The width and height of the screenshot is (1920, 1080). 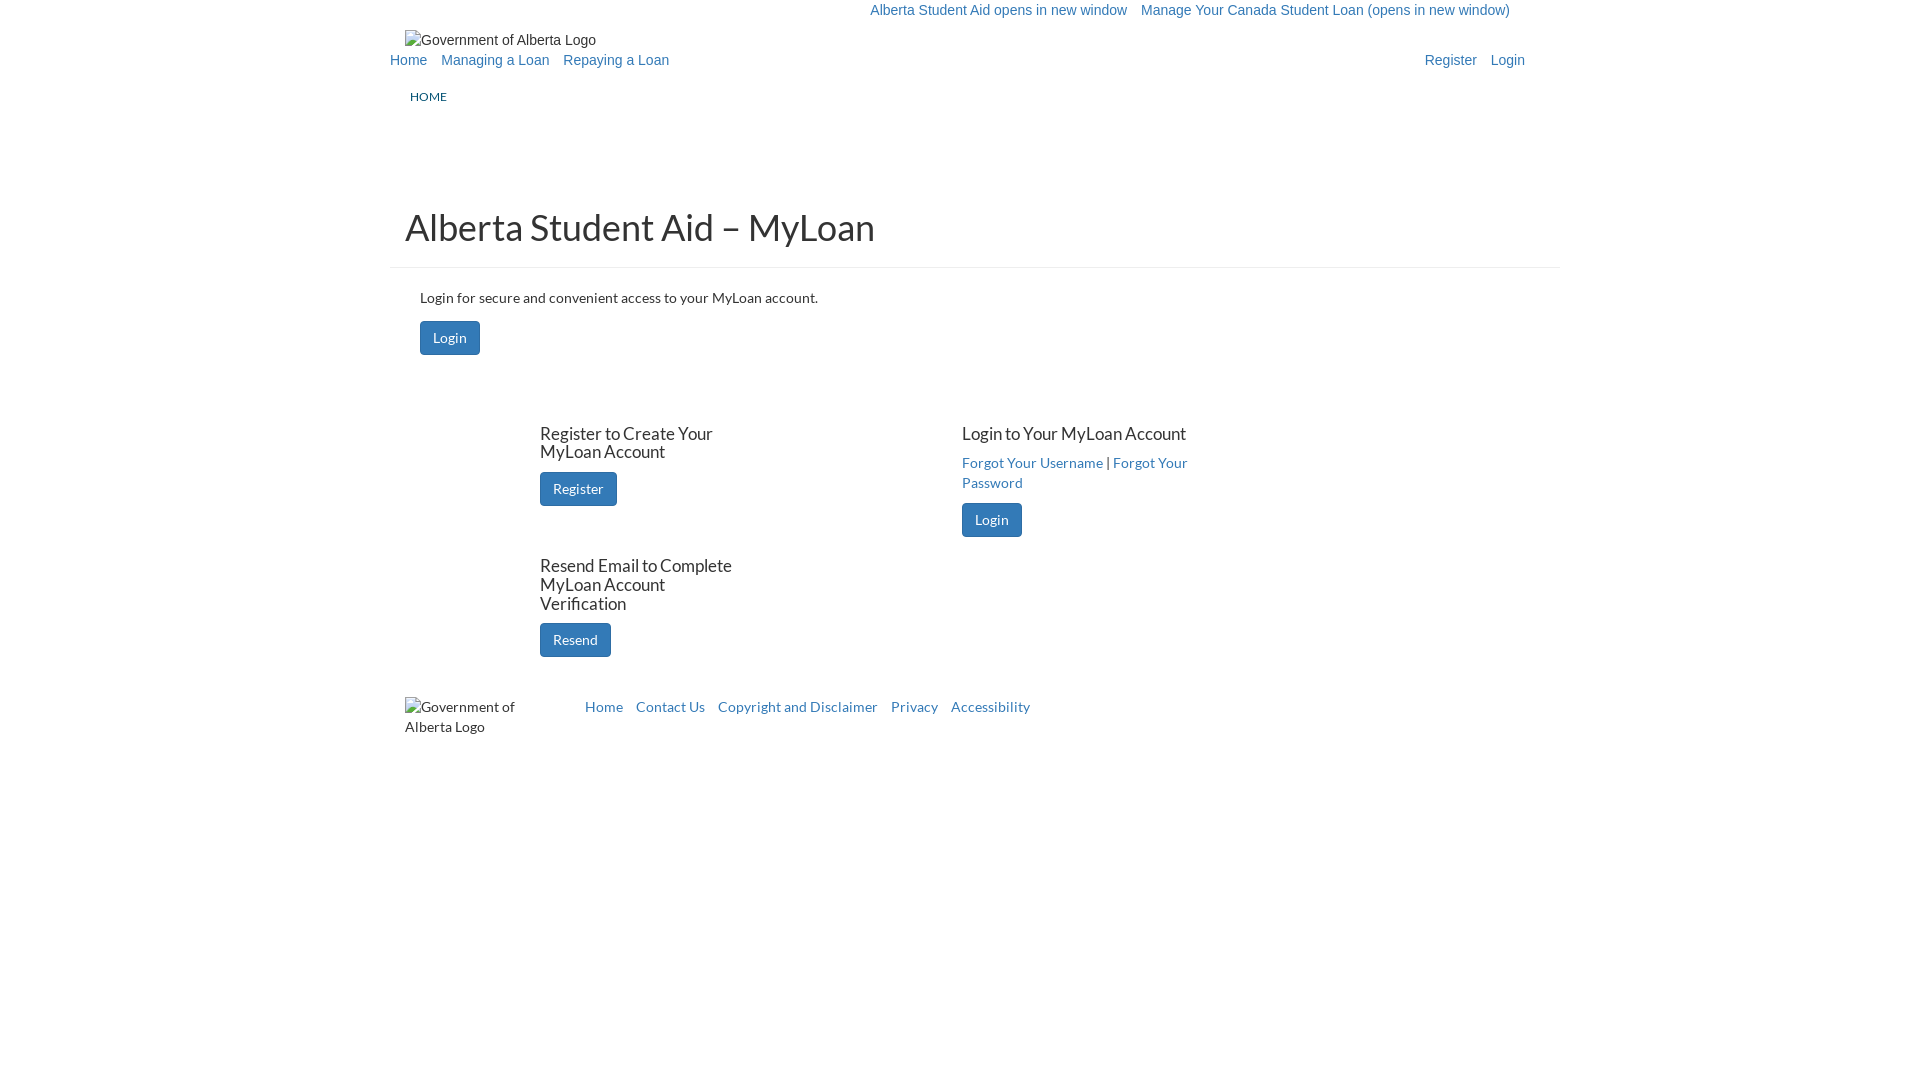 What do you see at coordinates (1032, 462) in the screenshot?
I see `'Forgot Your Username'` at bounding box center [1032, 462].